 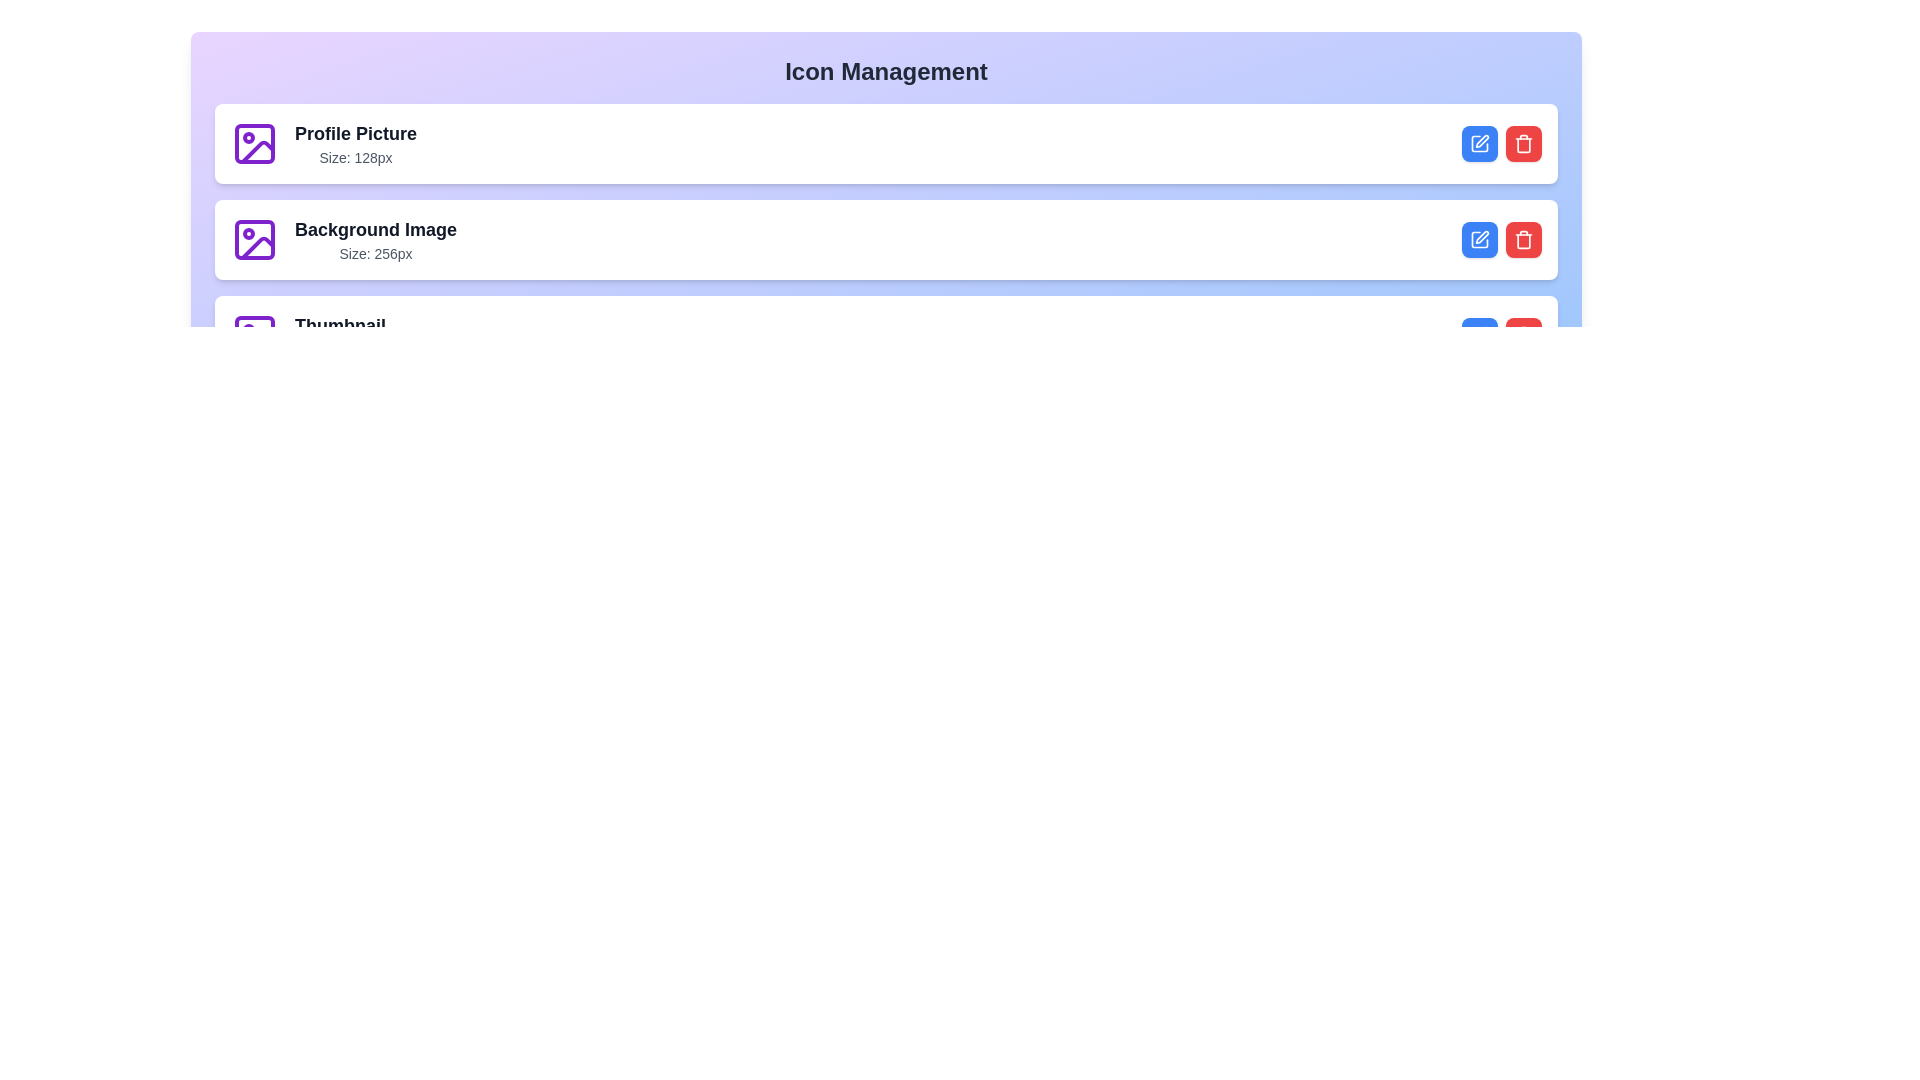 What do you see at coordinates (253, 238) in the screenshot?
I see `the small rectangle with rounded corners that has a purple border, located inside the SVG icon for images, which is grouped under 'Background Image'` at bounding box center [253, 238].